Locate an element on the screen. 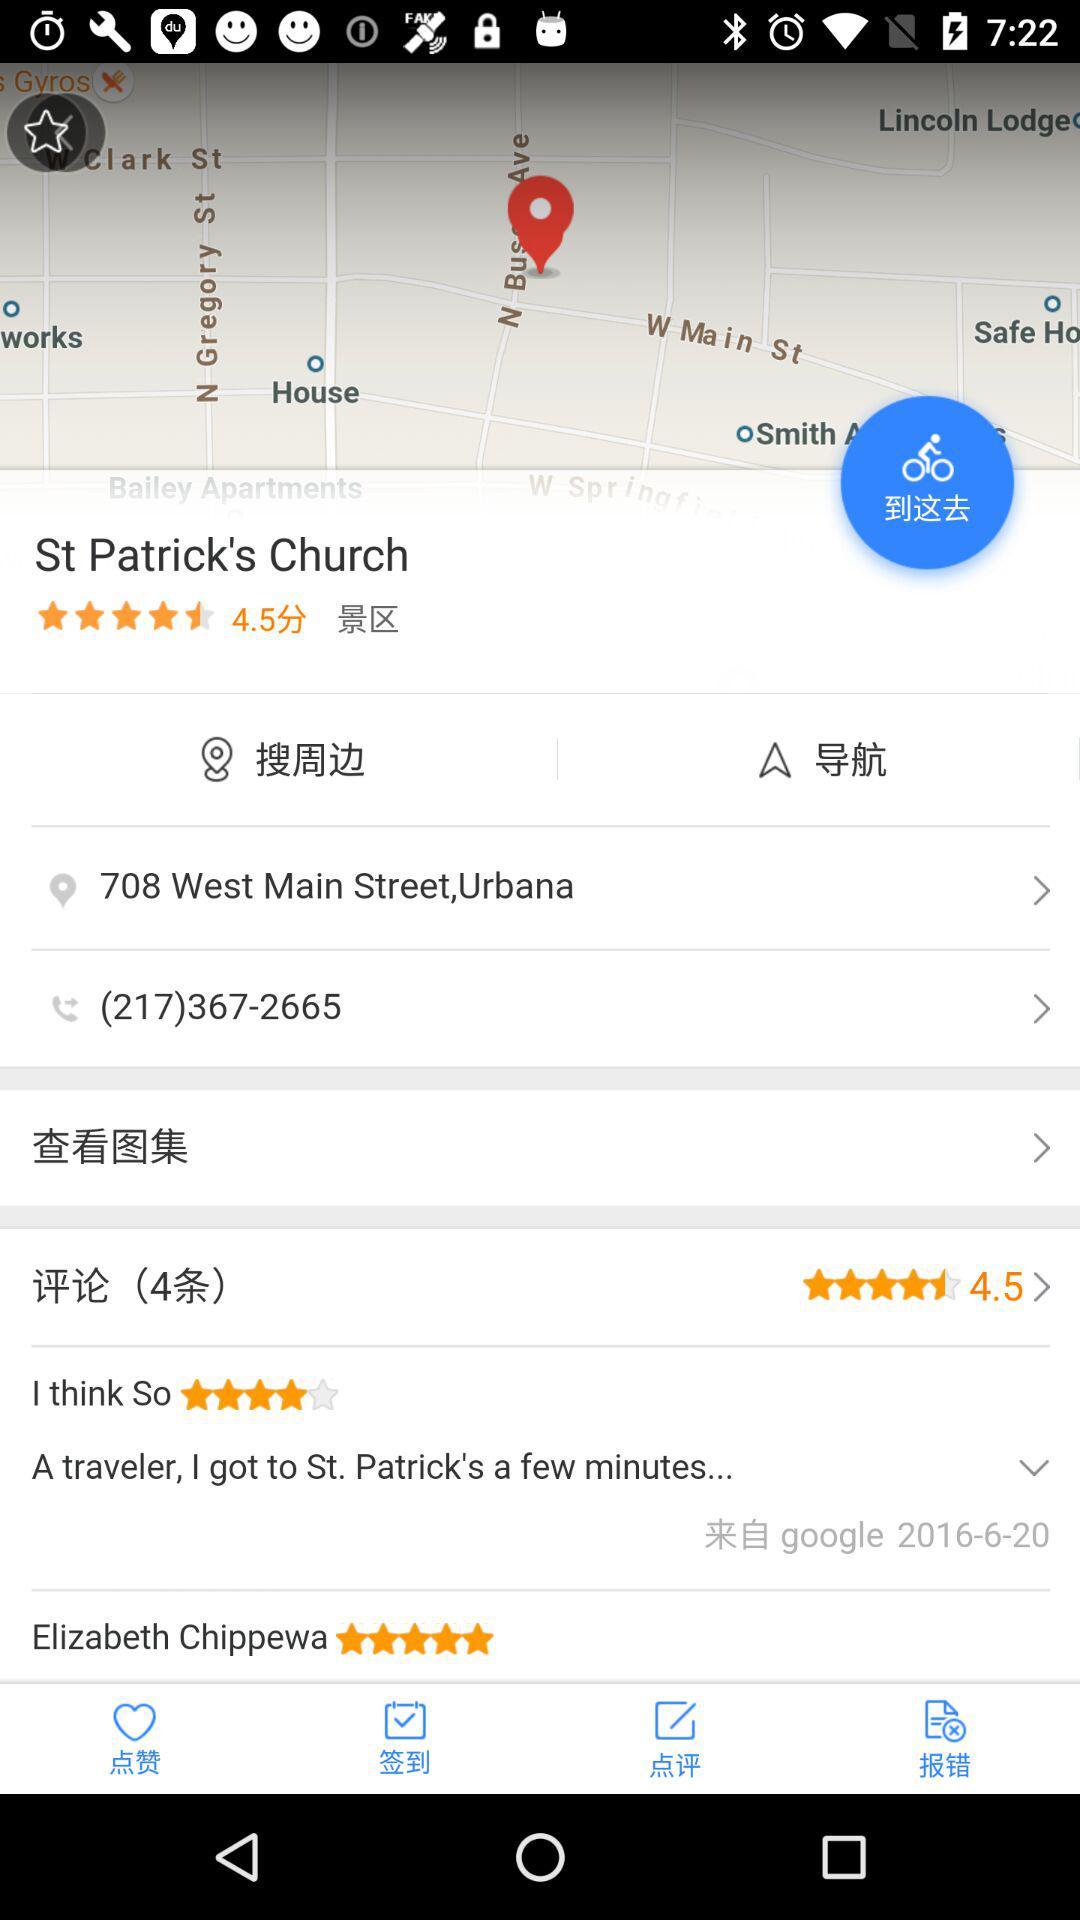 This screenshot has width=1080, height=1920. the star icon is located at coordinates (64, 131).